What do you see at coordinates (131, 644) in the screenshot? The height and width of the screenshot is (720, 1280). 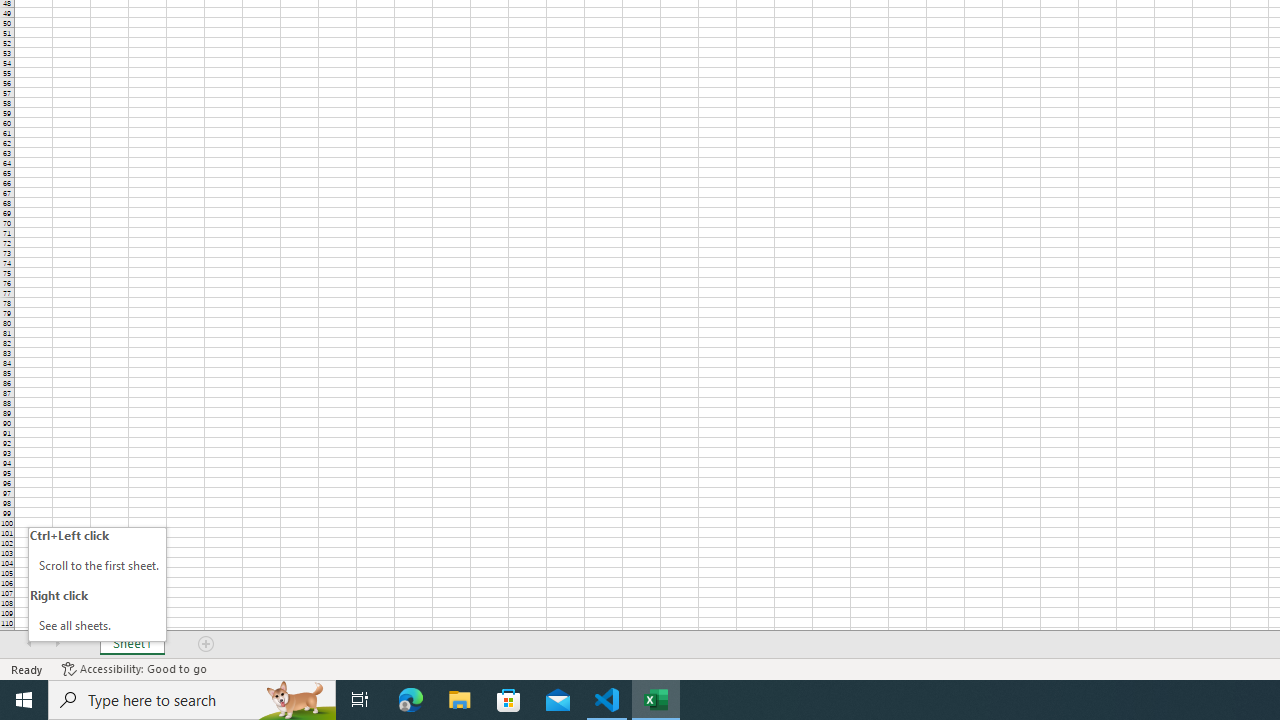 I see `'Sheet1'` at bounding box center [131, 644].